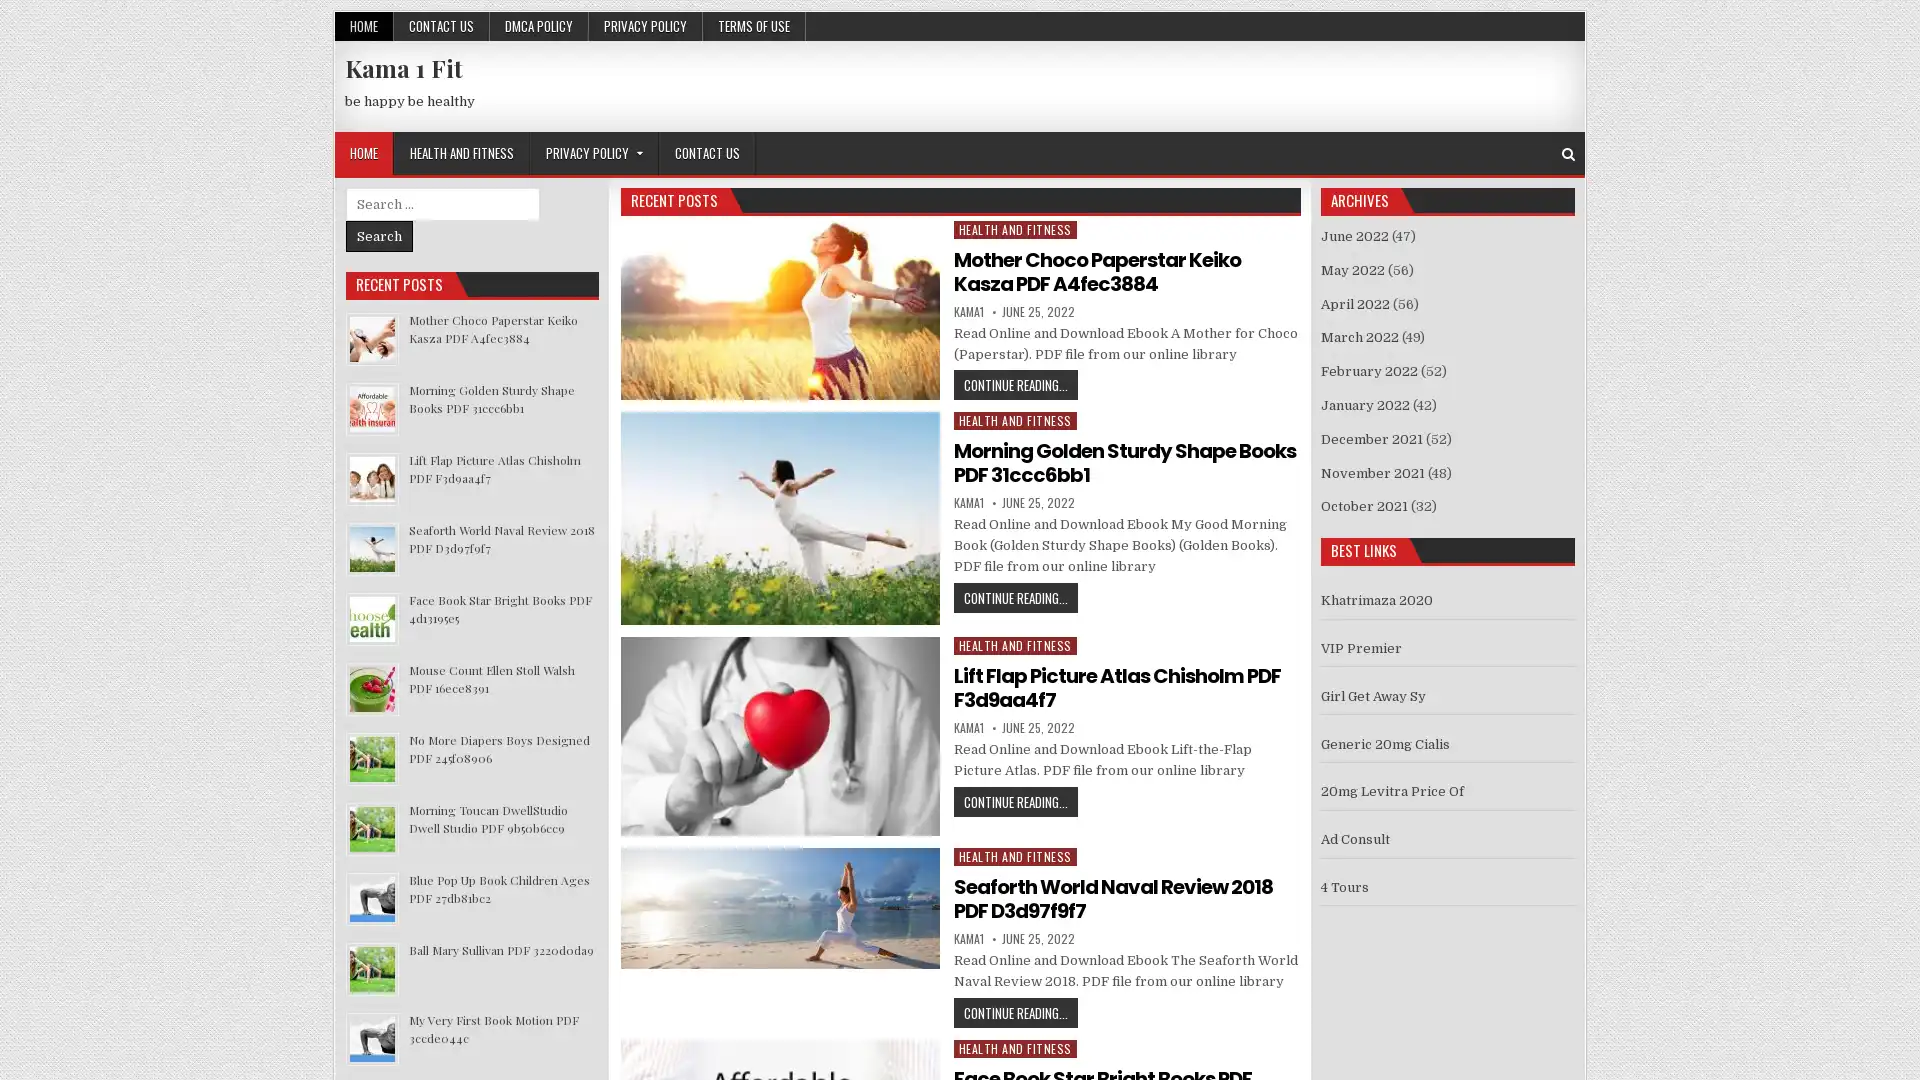 The height and width of the screenshot is (1080, 1920). I want to click on Search, so click(378, 235).